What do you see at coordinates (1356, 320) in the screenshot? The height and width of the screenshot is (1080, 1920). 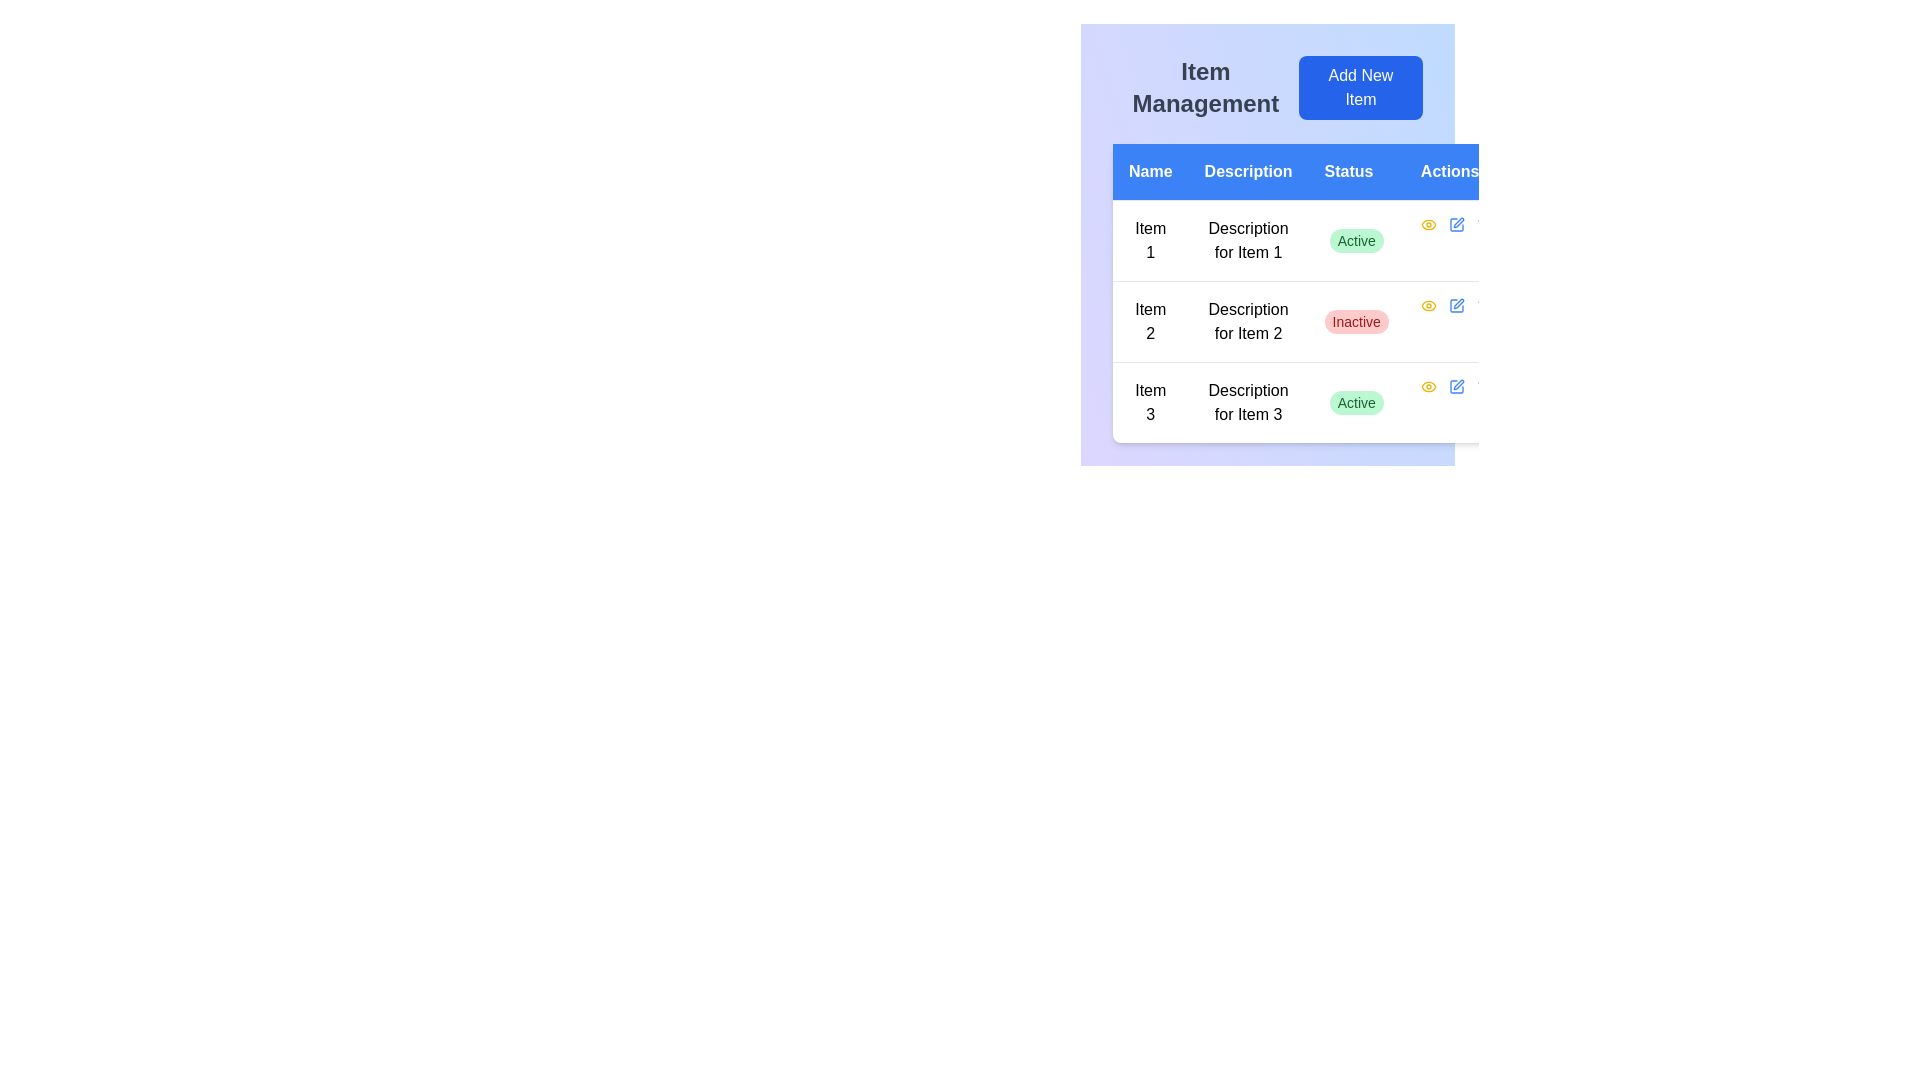 I see `the 'Inactive' status indicator in the 'Status' column of the second row under 'Item Management', which is aligned with 'Description for Item 2'` at bounding box center [1356, 320].